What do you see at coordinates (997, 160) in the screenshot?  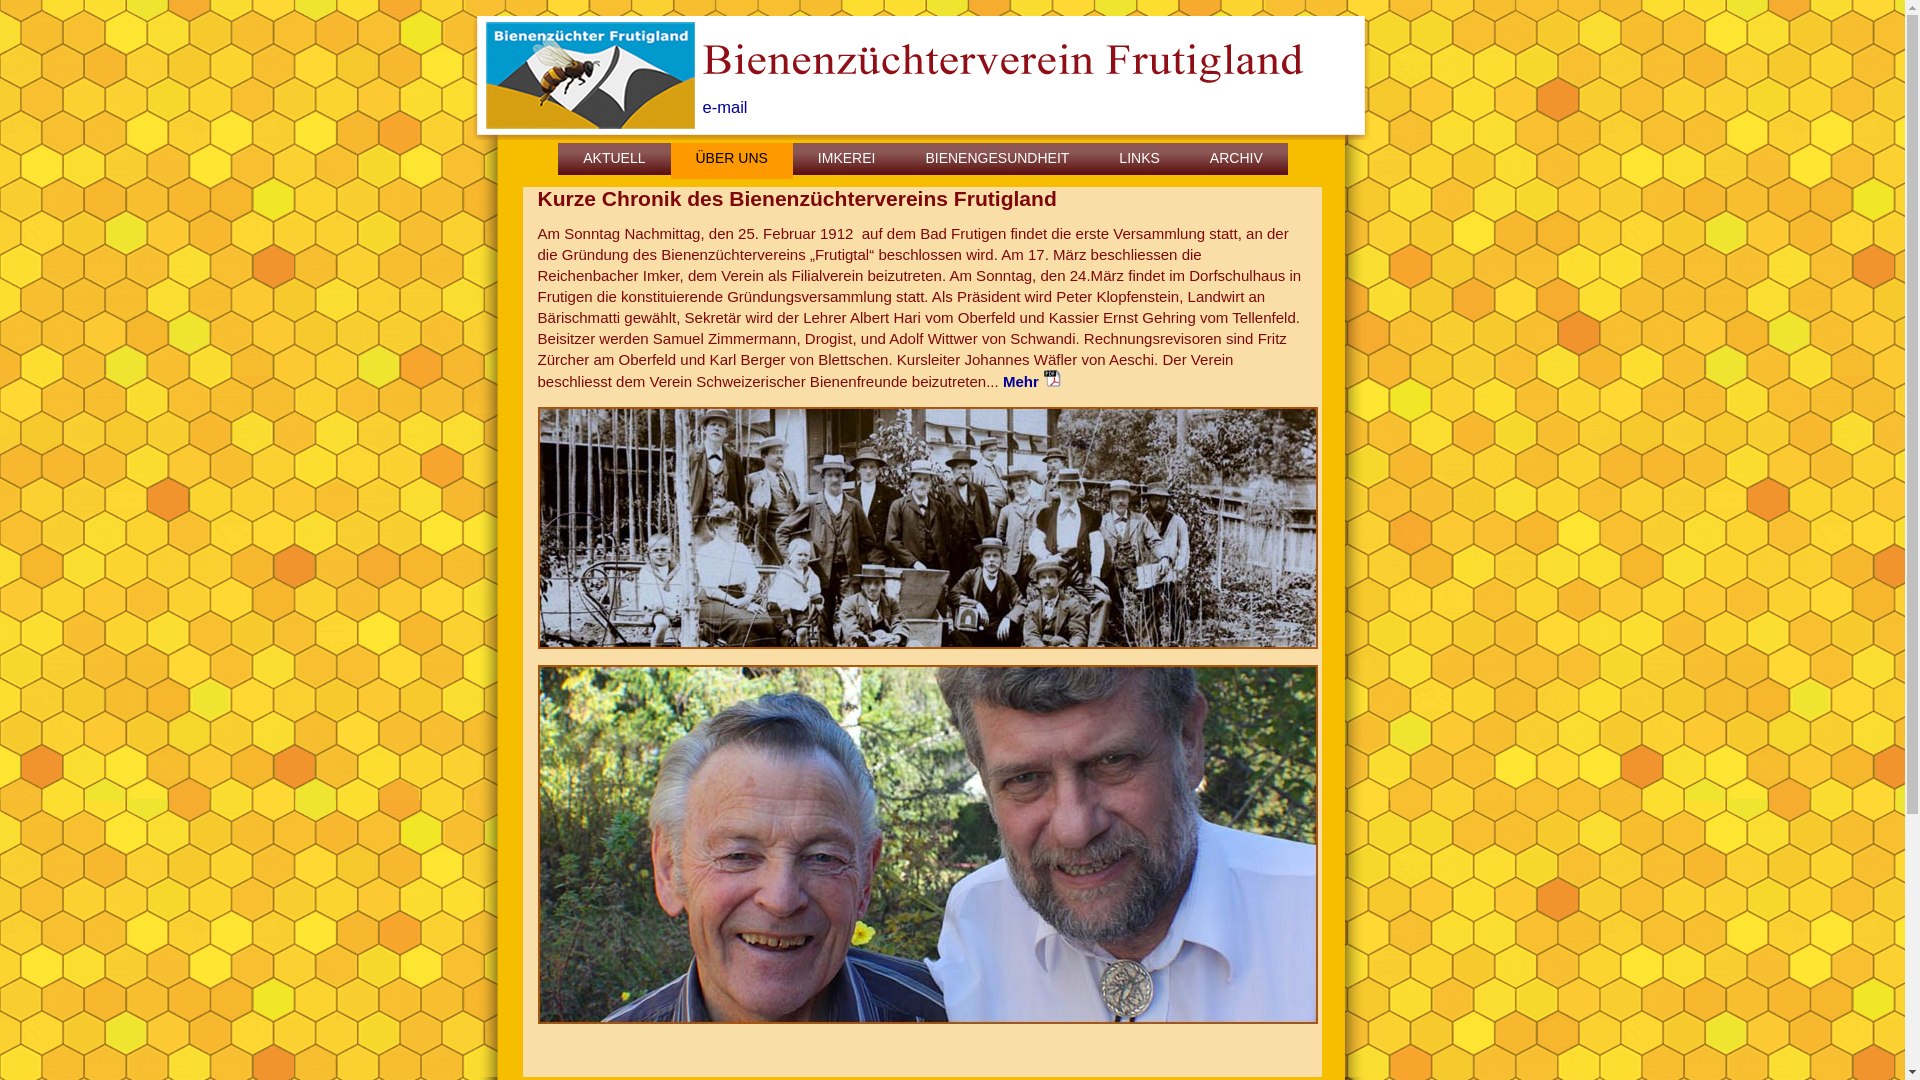 I see `'BIENENGESUNDHEIT'` at bounding box center [997, 160].